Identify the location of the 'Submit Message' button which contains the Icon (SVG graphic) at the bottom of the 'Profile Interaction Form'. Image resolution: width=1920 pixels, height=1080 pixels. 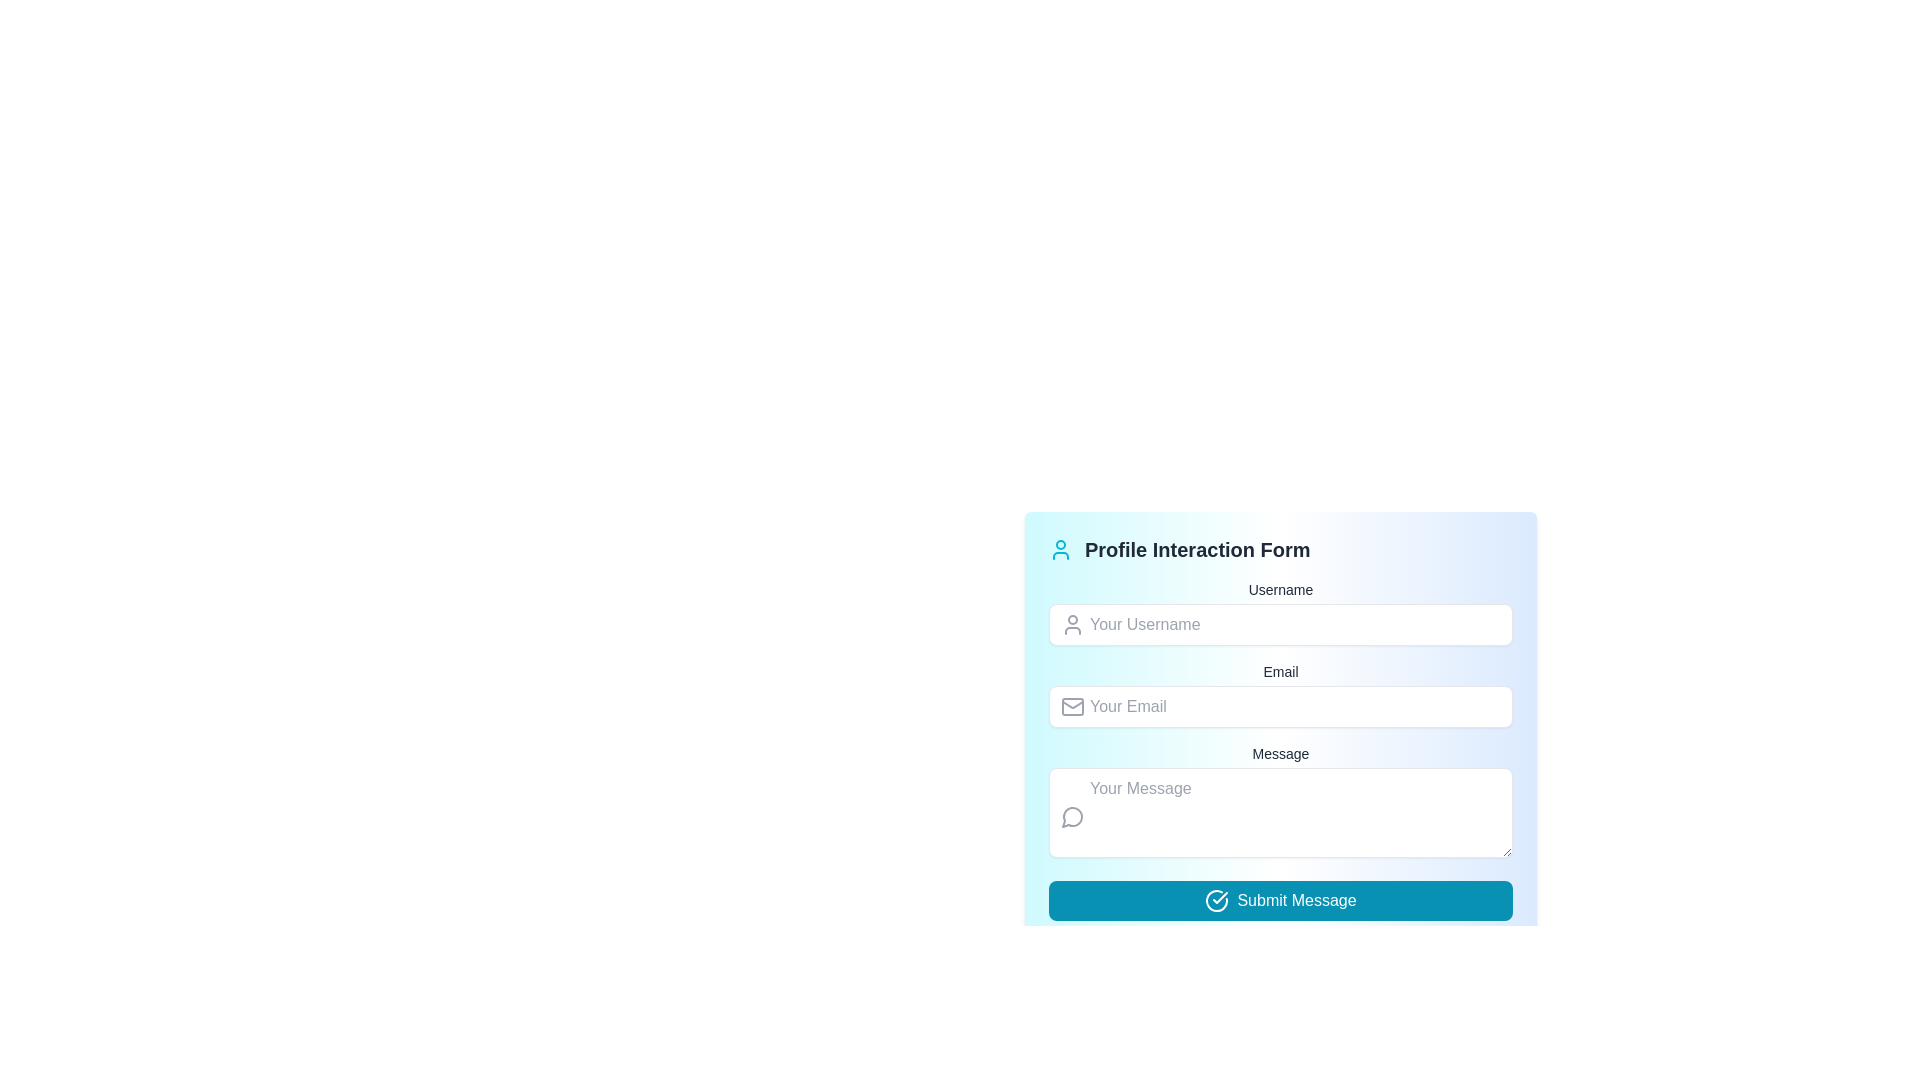
(1216, 901).